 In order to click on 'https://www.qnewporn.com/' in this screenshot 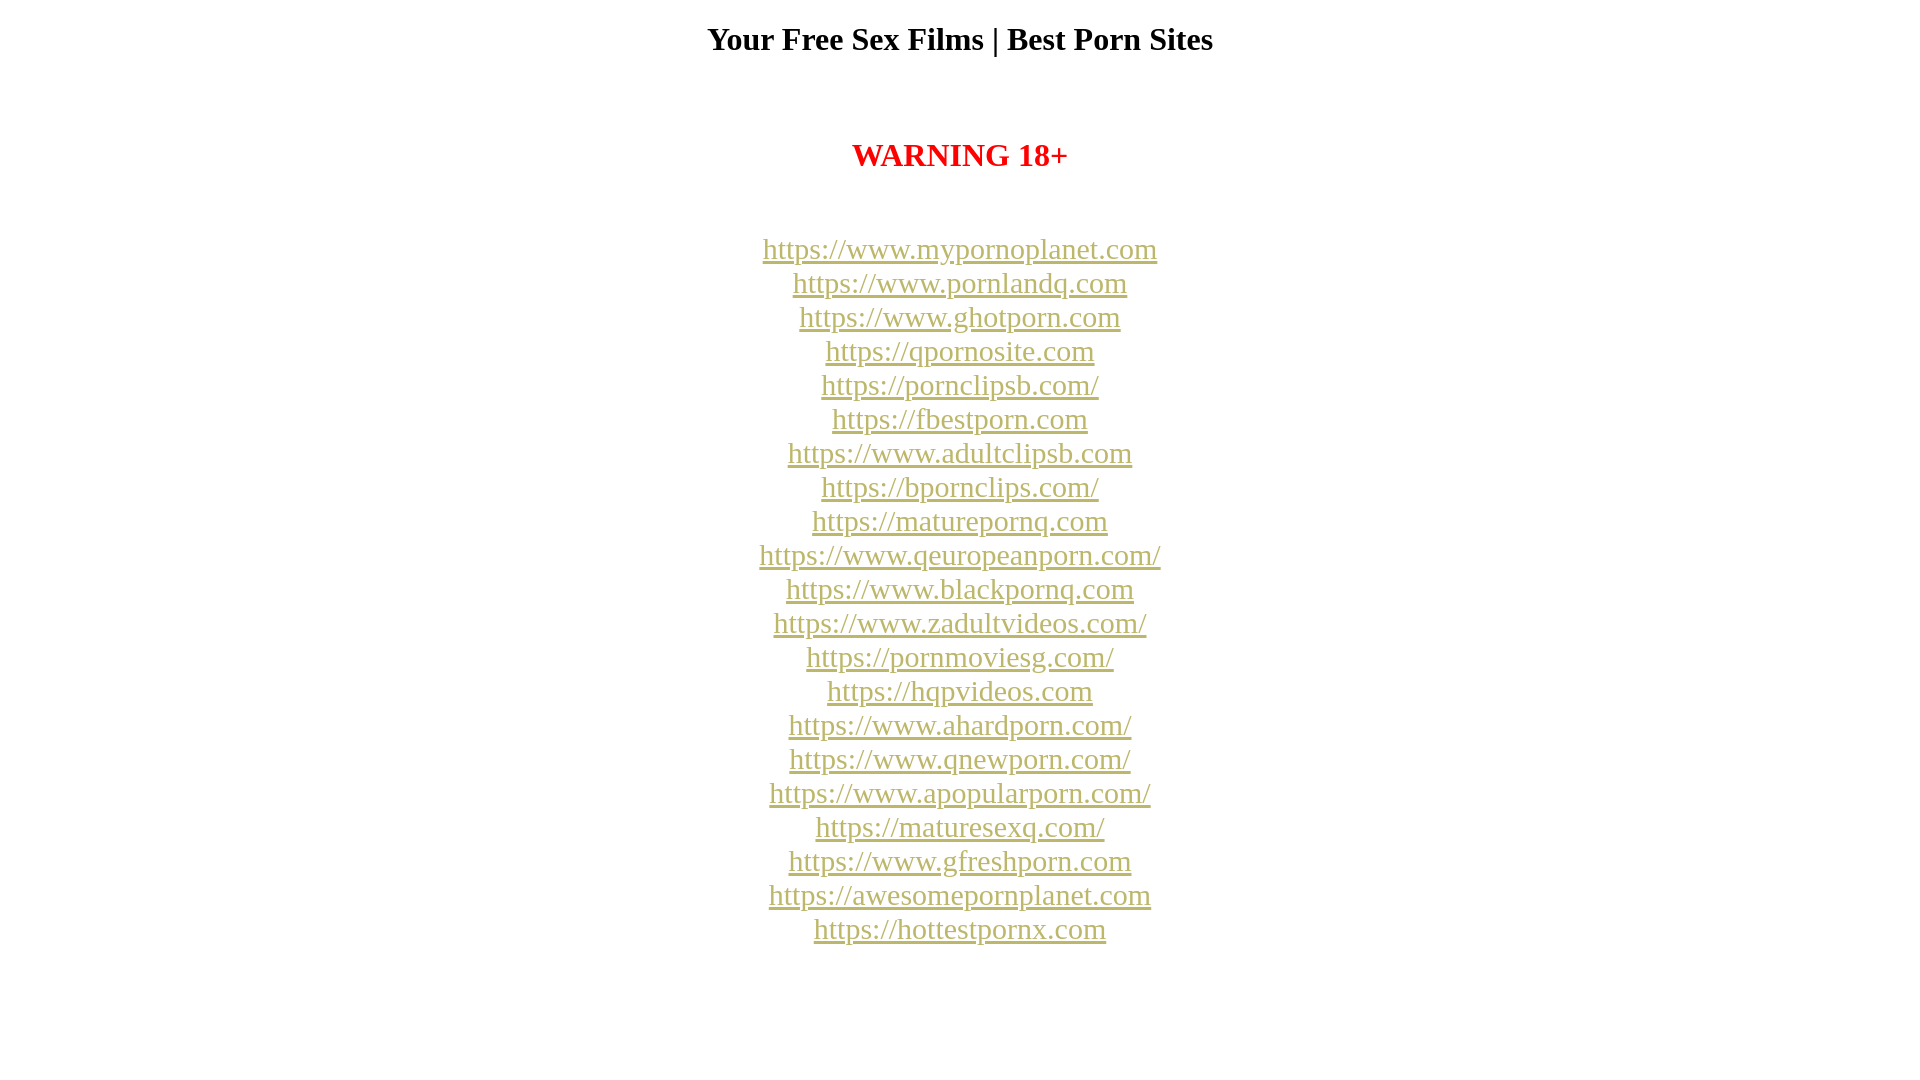, I will do `click(958, 758)`.